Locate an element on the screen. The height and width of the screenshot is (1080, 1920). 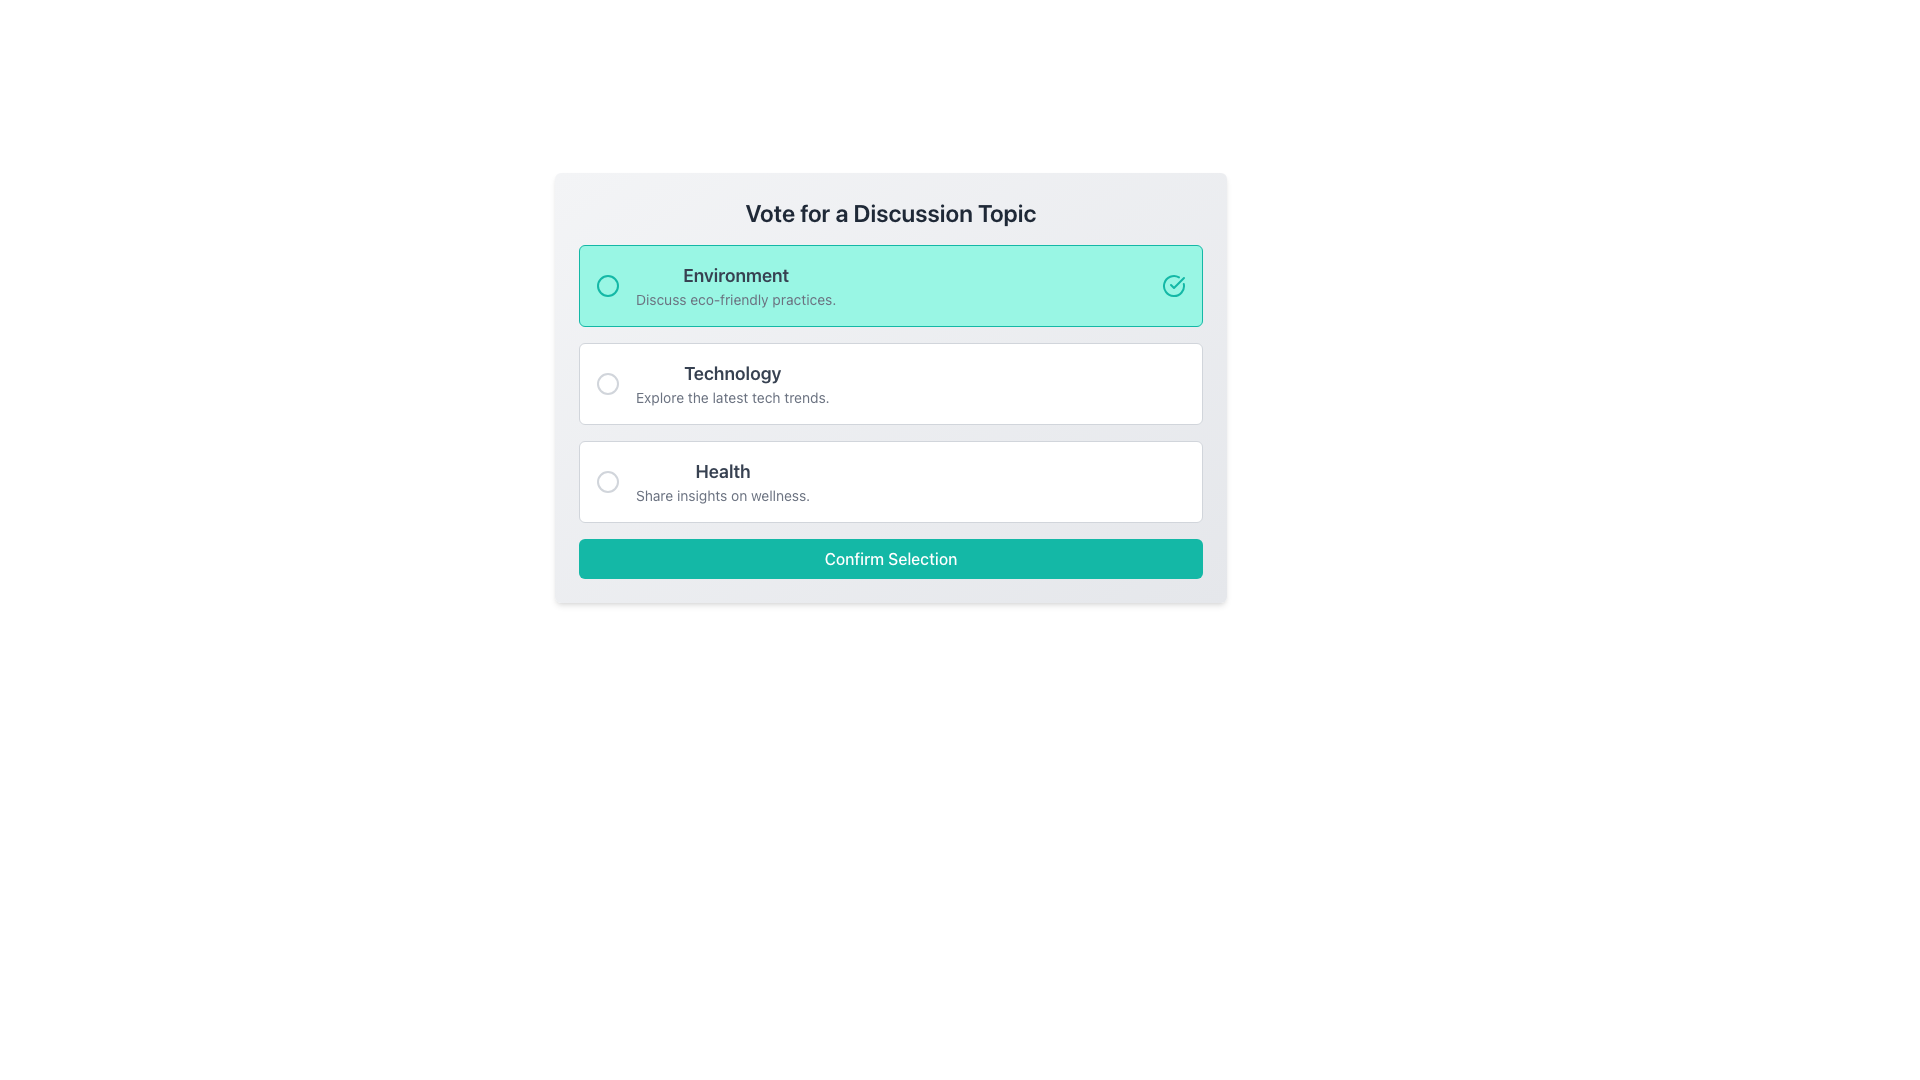
the supplemental description text located within the turquoise card labeled 'Environment', which provides additional context about the 'Environment' topic is located at coordinates (735, 300).